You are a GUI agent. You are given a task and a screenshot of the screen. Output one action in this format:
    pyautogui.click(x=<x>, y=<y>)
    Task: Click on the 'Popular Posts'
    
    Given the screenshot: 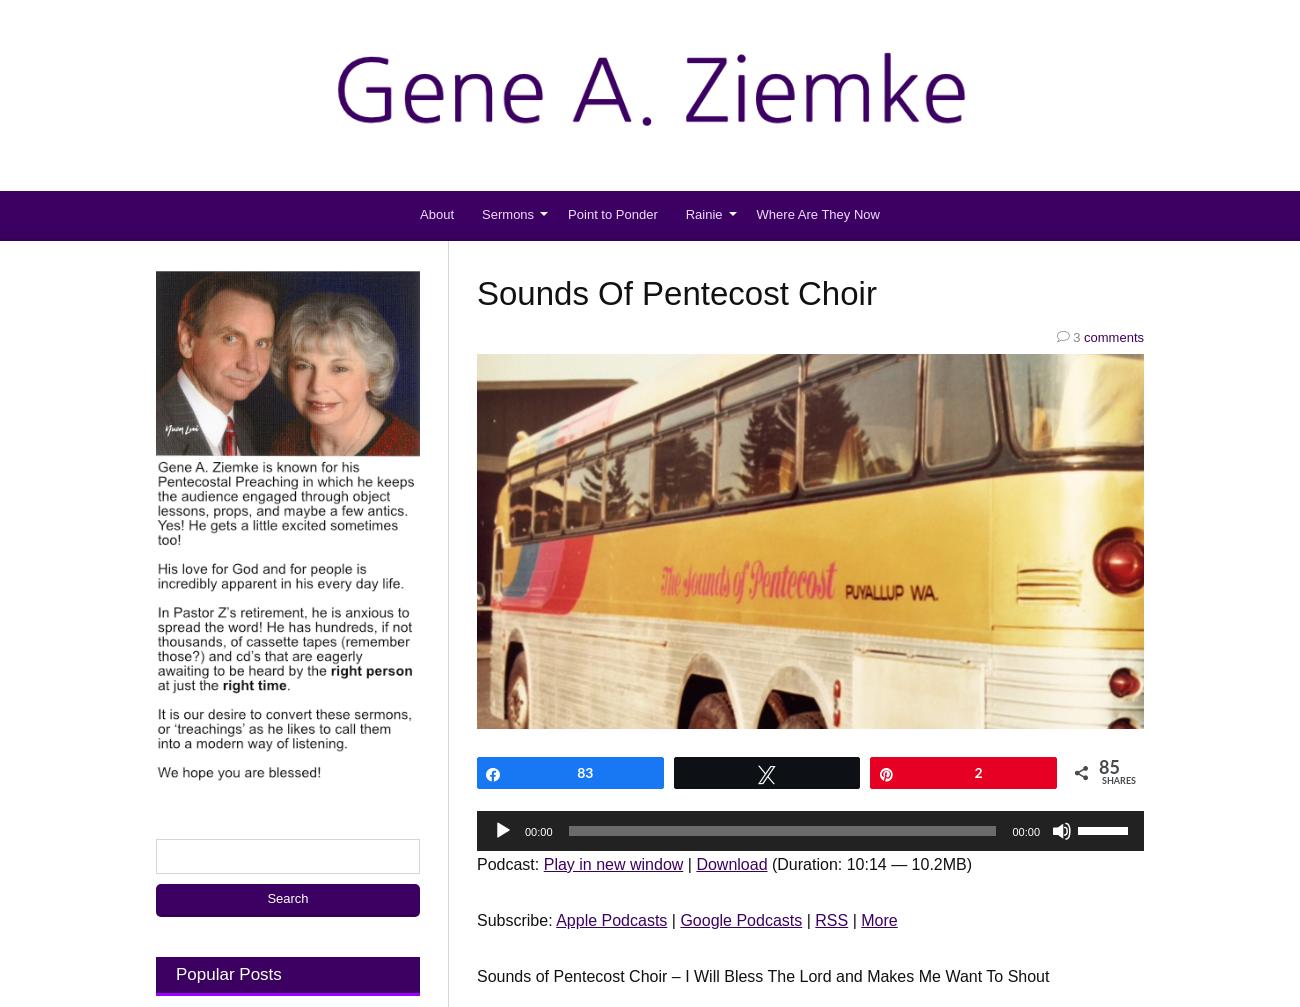 What is the action you would take?
    pyautogui.click(x=176, y=972)
    